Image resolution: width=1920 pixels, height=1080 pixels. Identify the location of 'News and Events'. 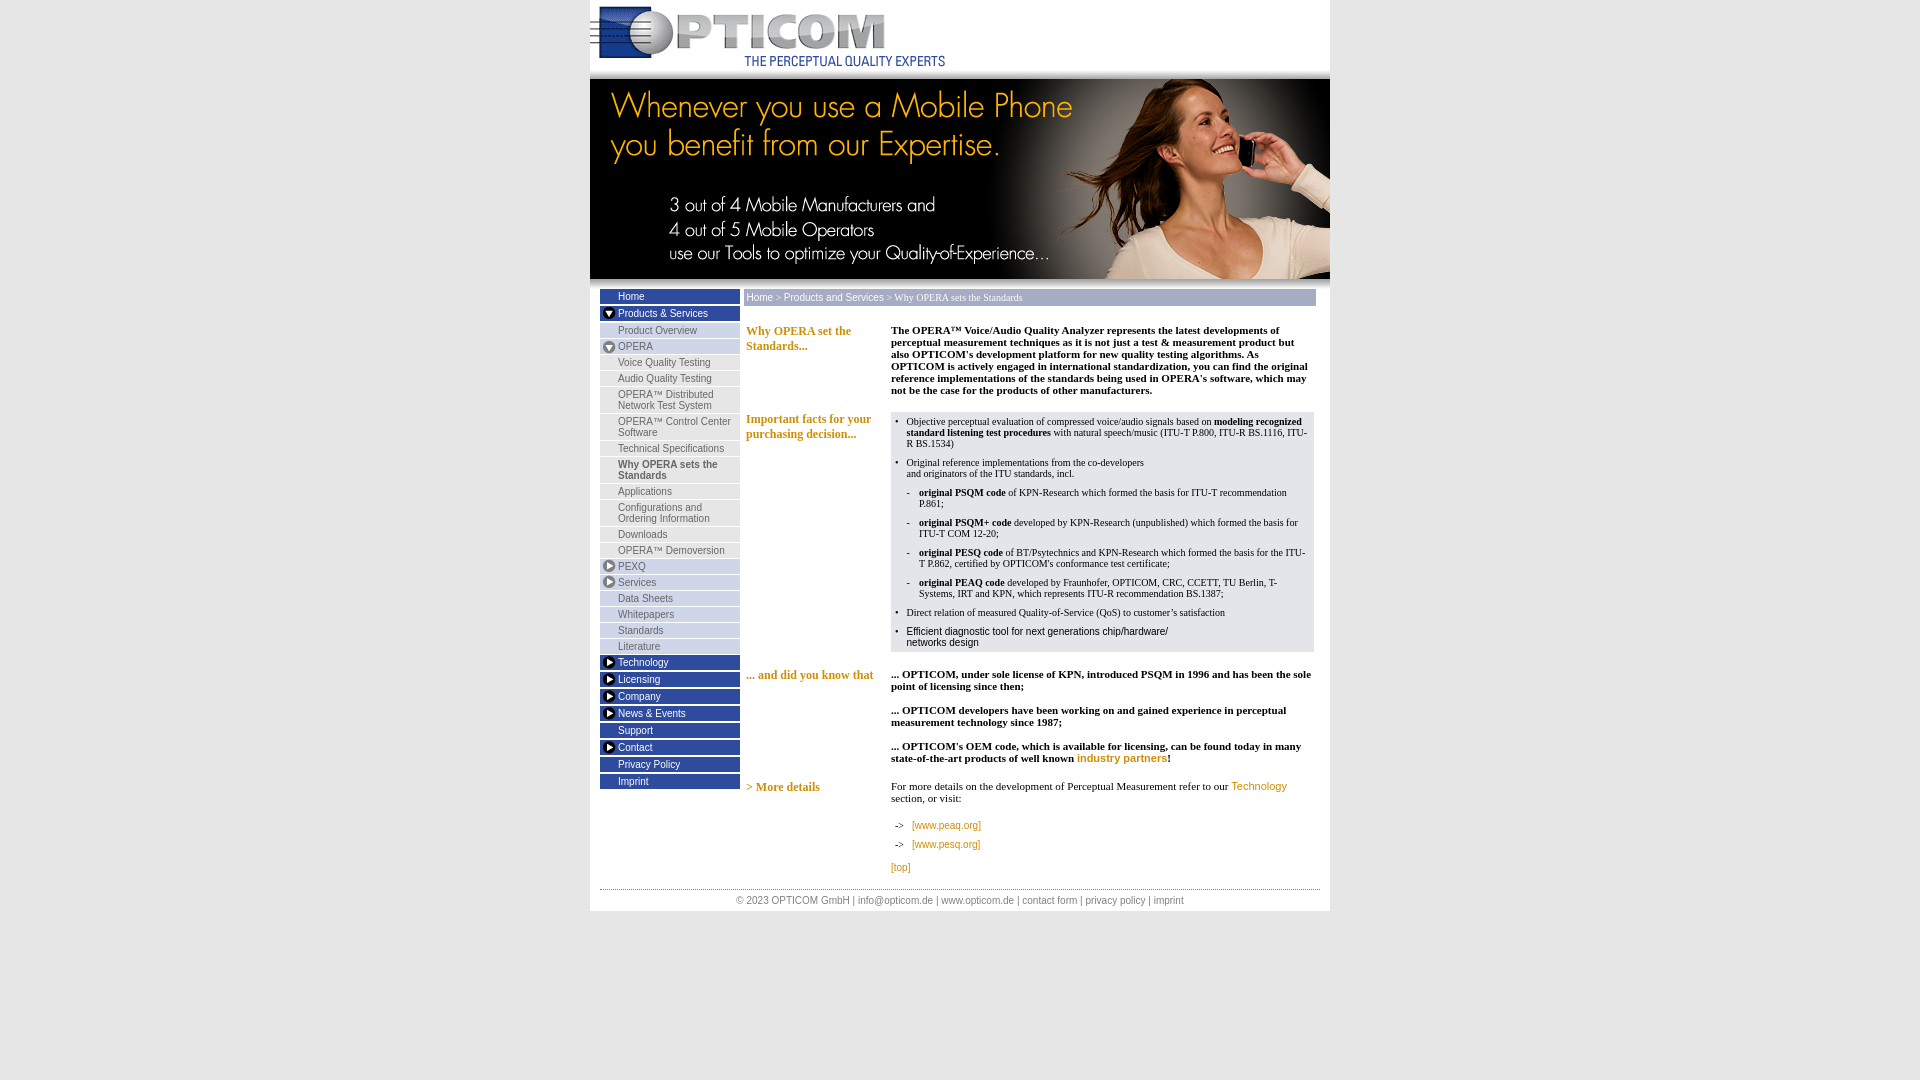
(605, 712).